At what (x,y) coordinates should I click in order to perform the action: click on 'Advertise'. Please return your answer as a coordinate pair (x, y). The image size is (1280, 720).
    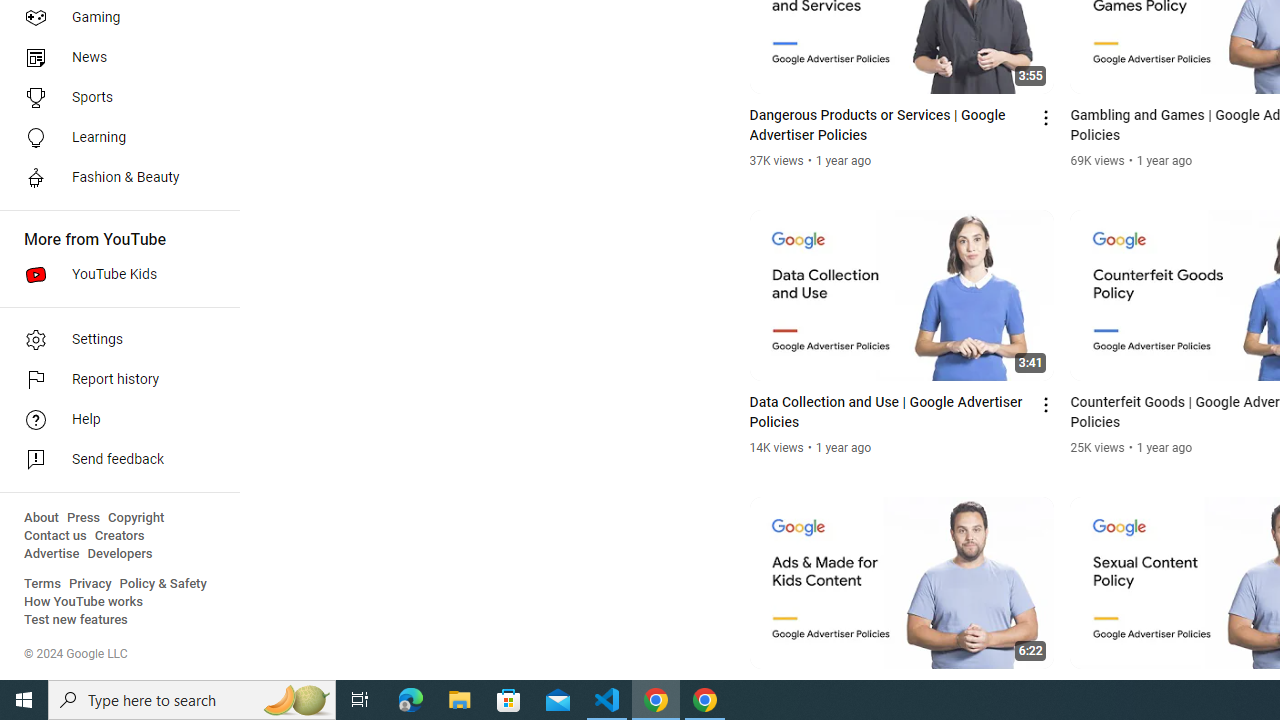
    Looking at the image, I should click on (51, 554).